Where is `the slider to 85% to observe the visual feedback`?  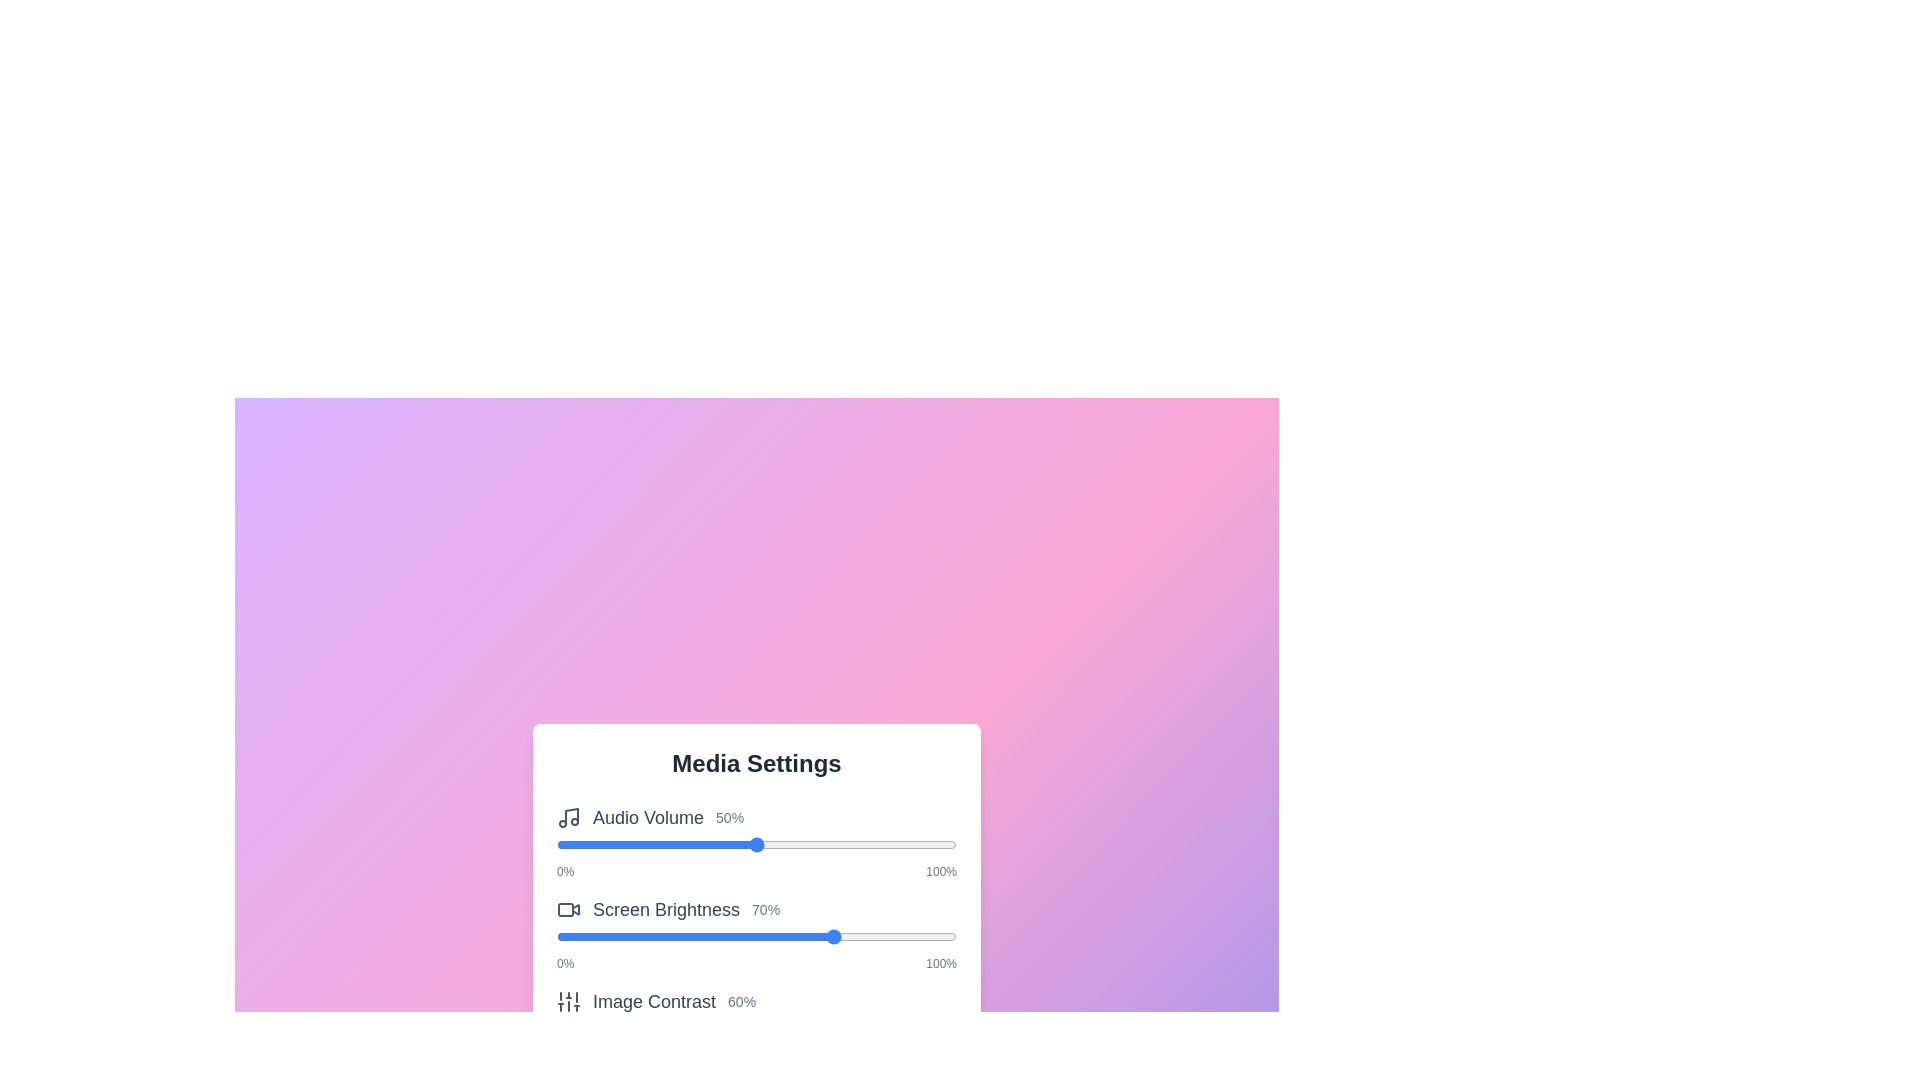 the slider to 85% to observe the visual feedback is located at coordinates (896, 844).